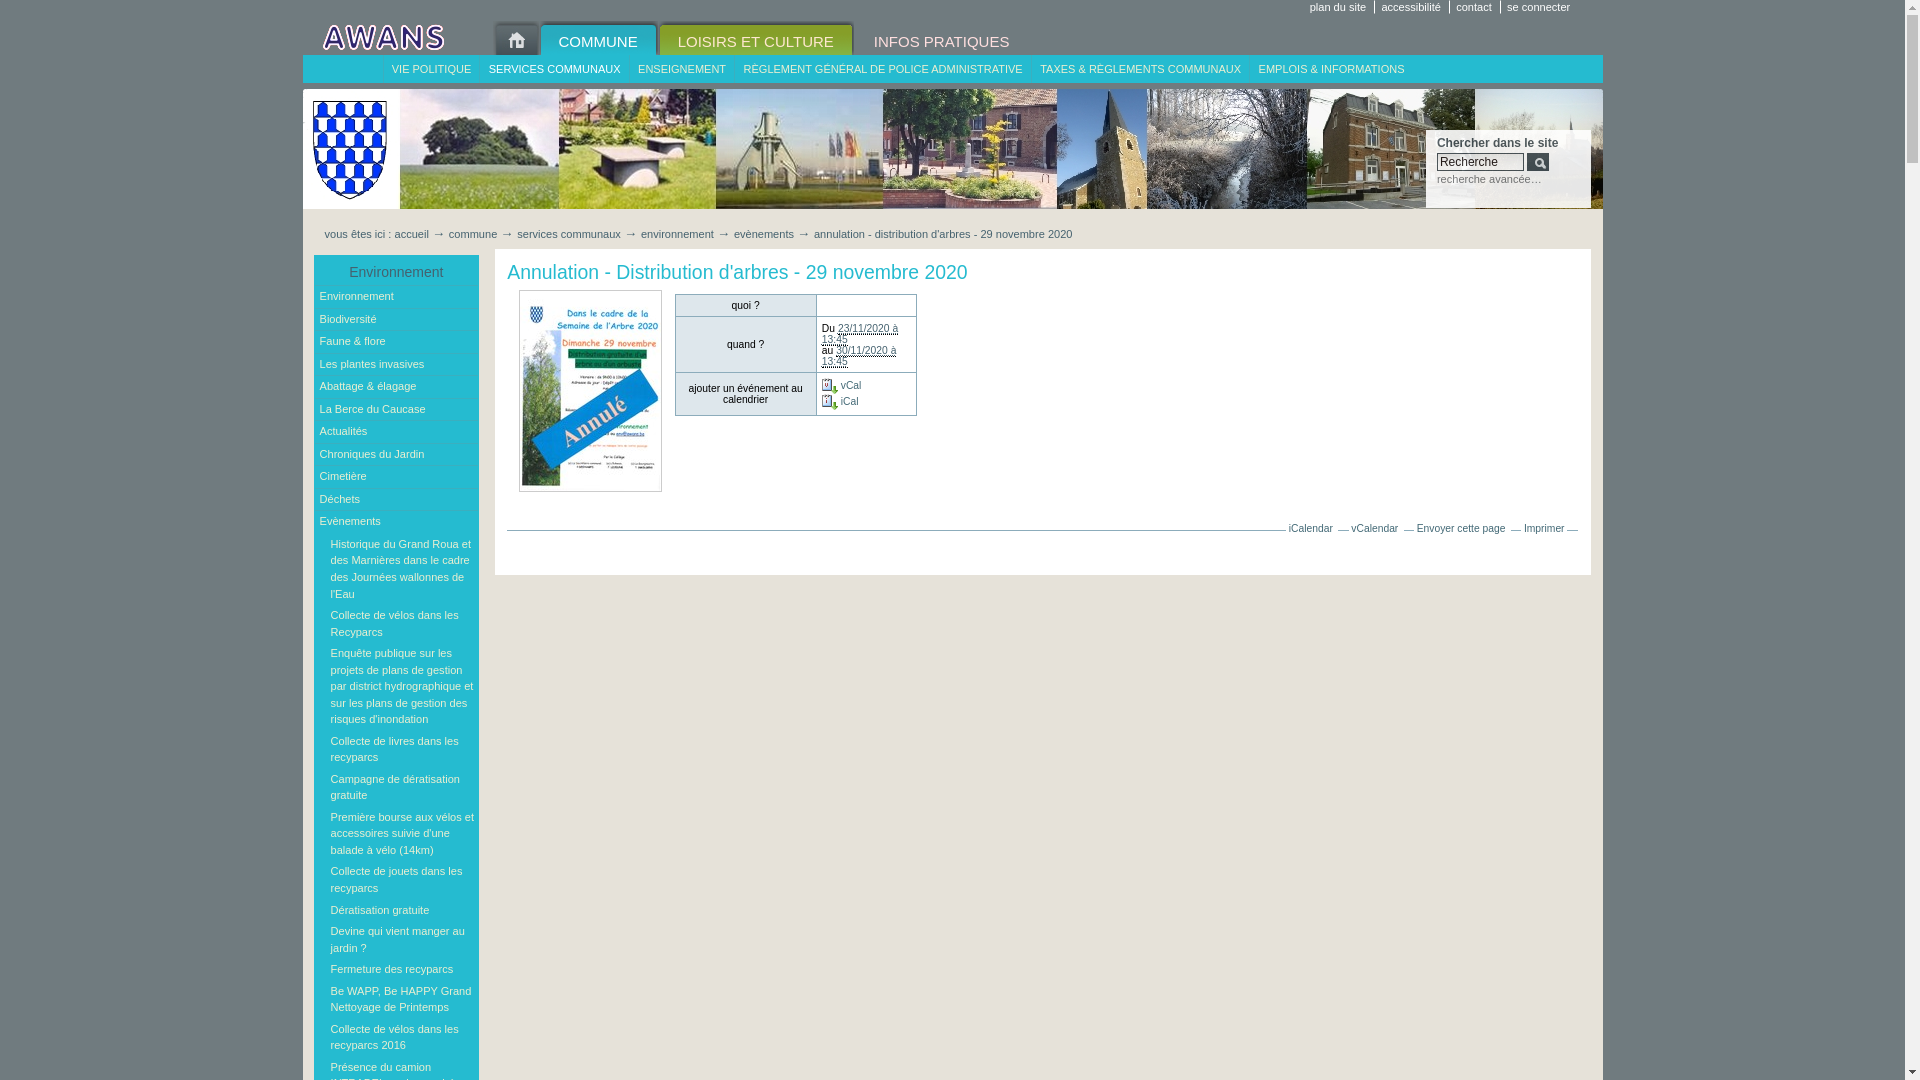 The width and height of the screenshot is (1920, 1080). I want to click on 'Collecte de livres dans les recyparcs', so click(401, 749).